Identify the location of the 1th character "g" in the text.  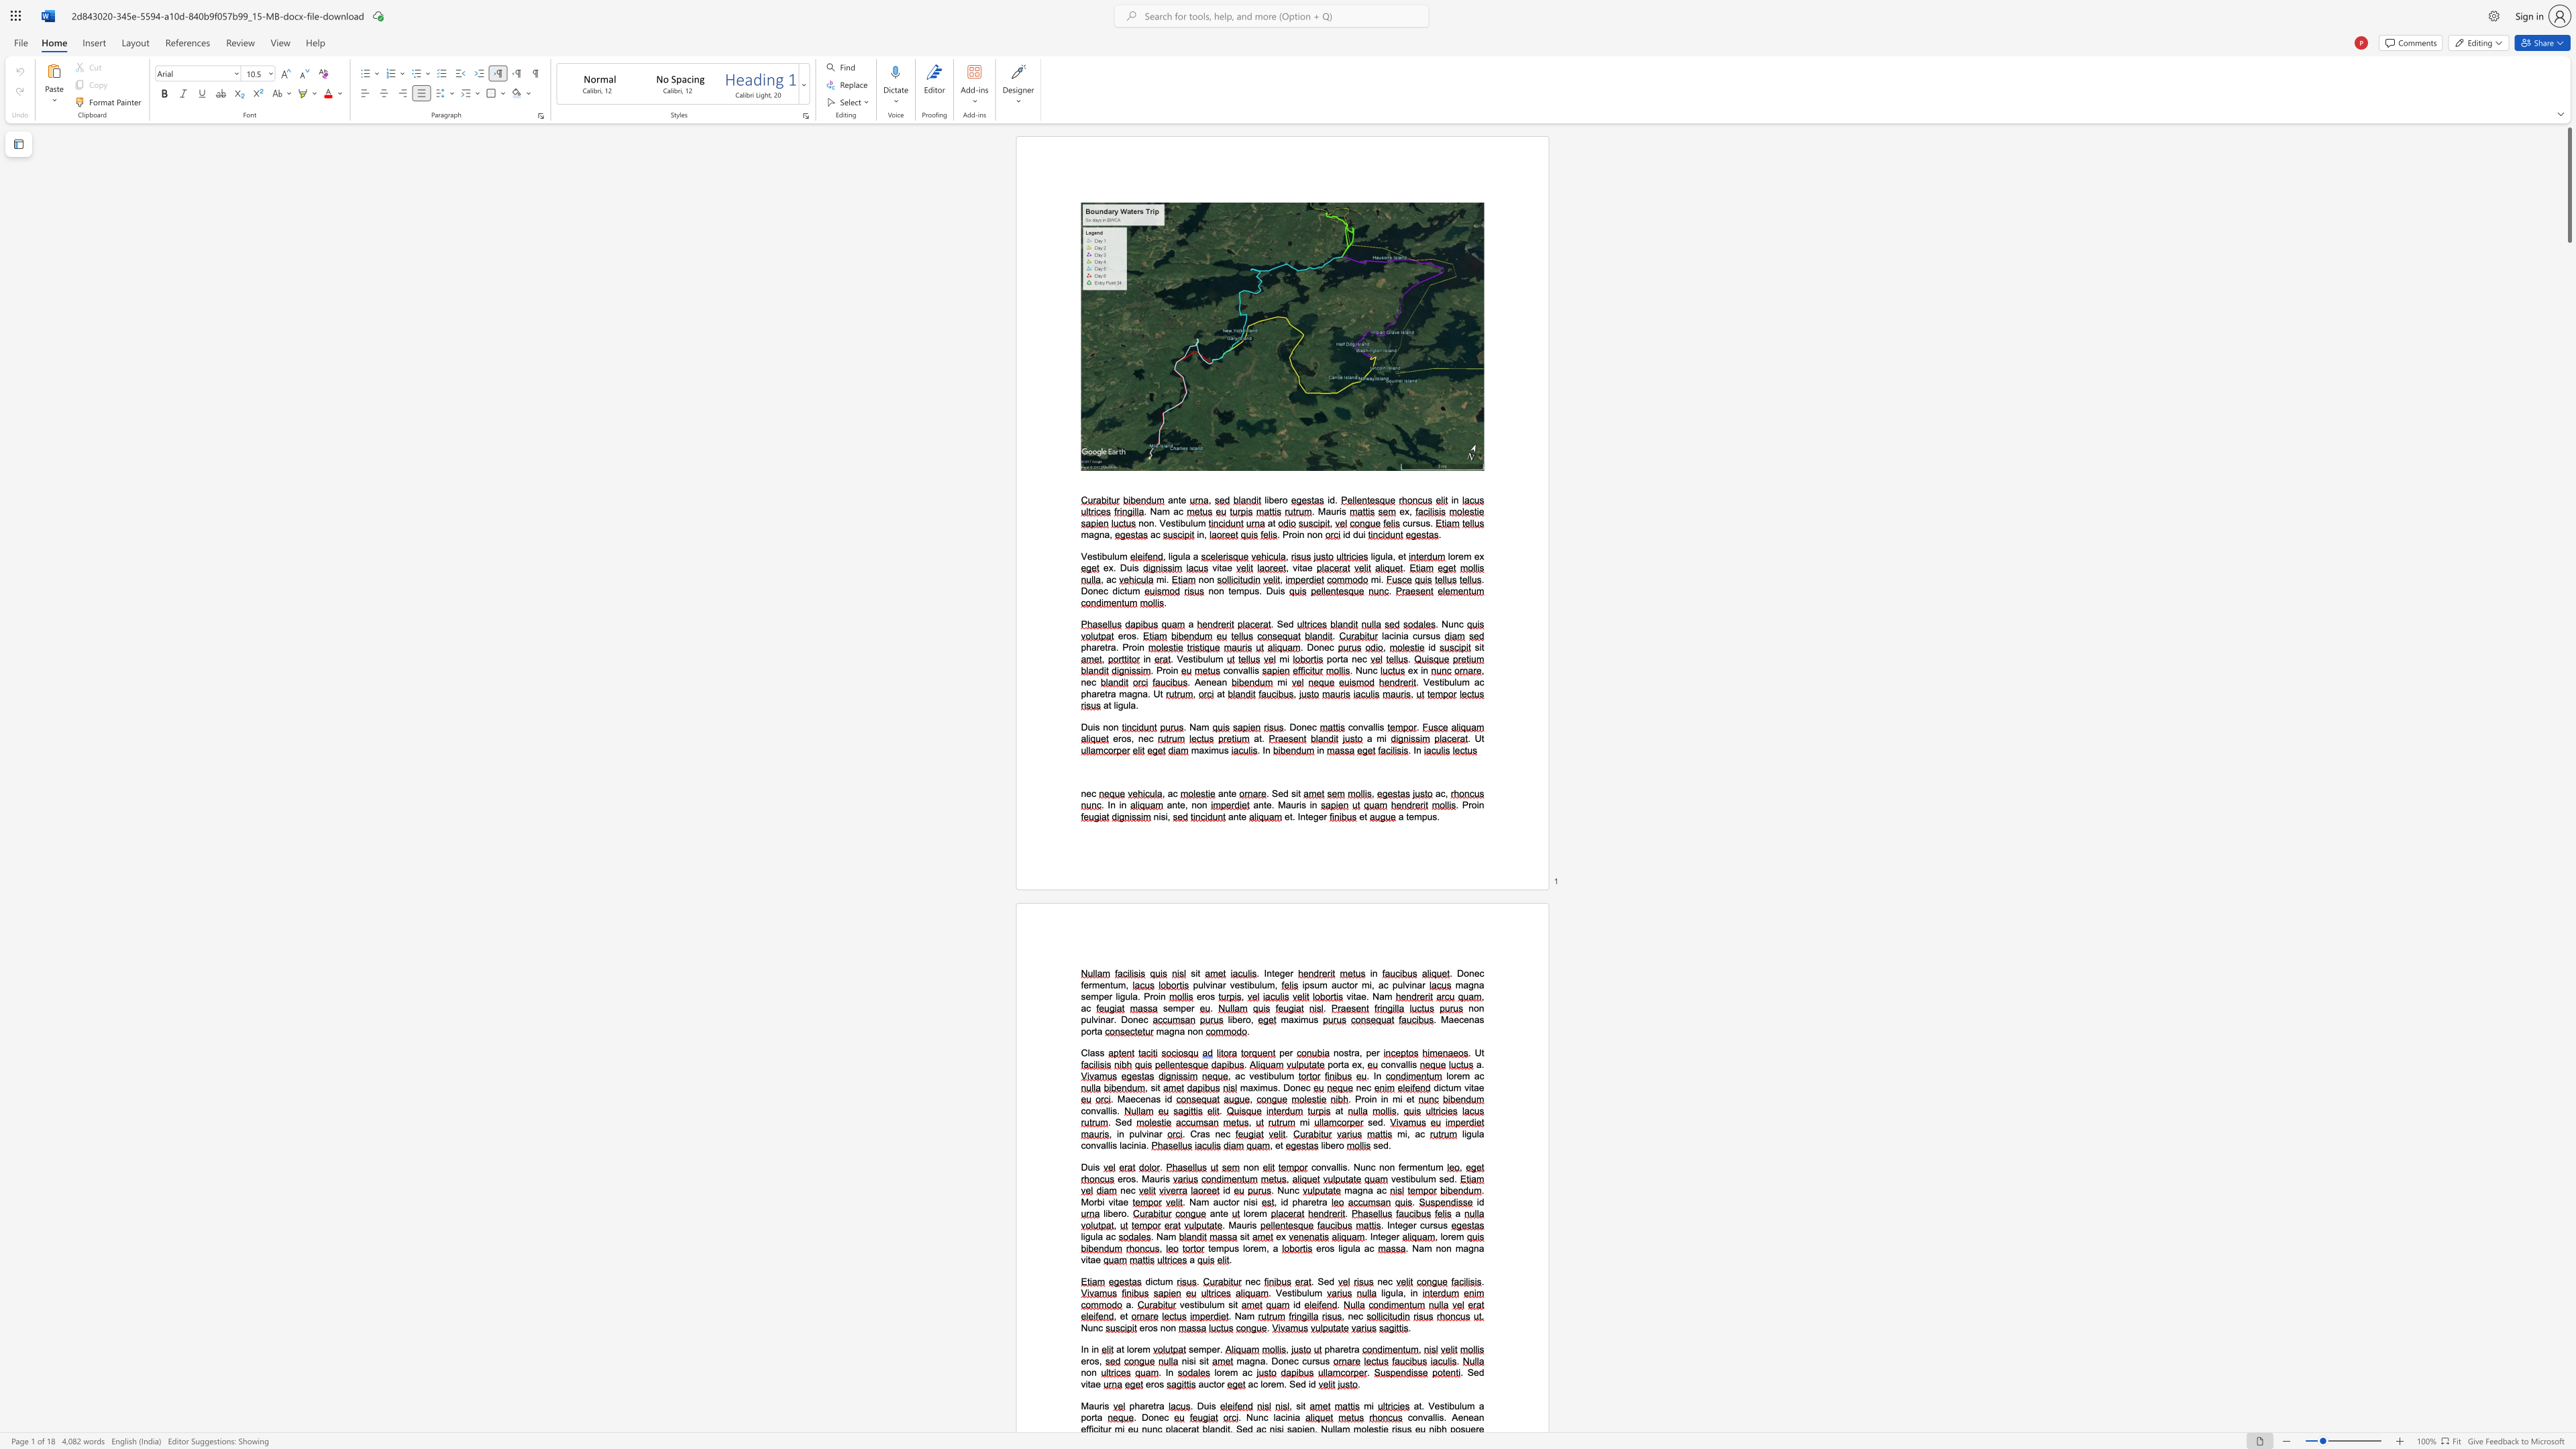
(1387, 1235).